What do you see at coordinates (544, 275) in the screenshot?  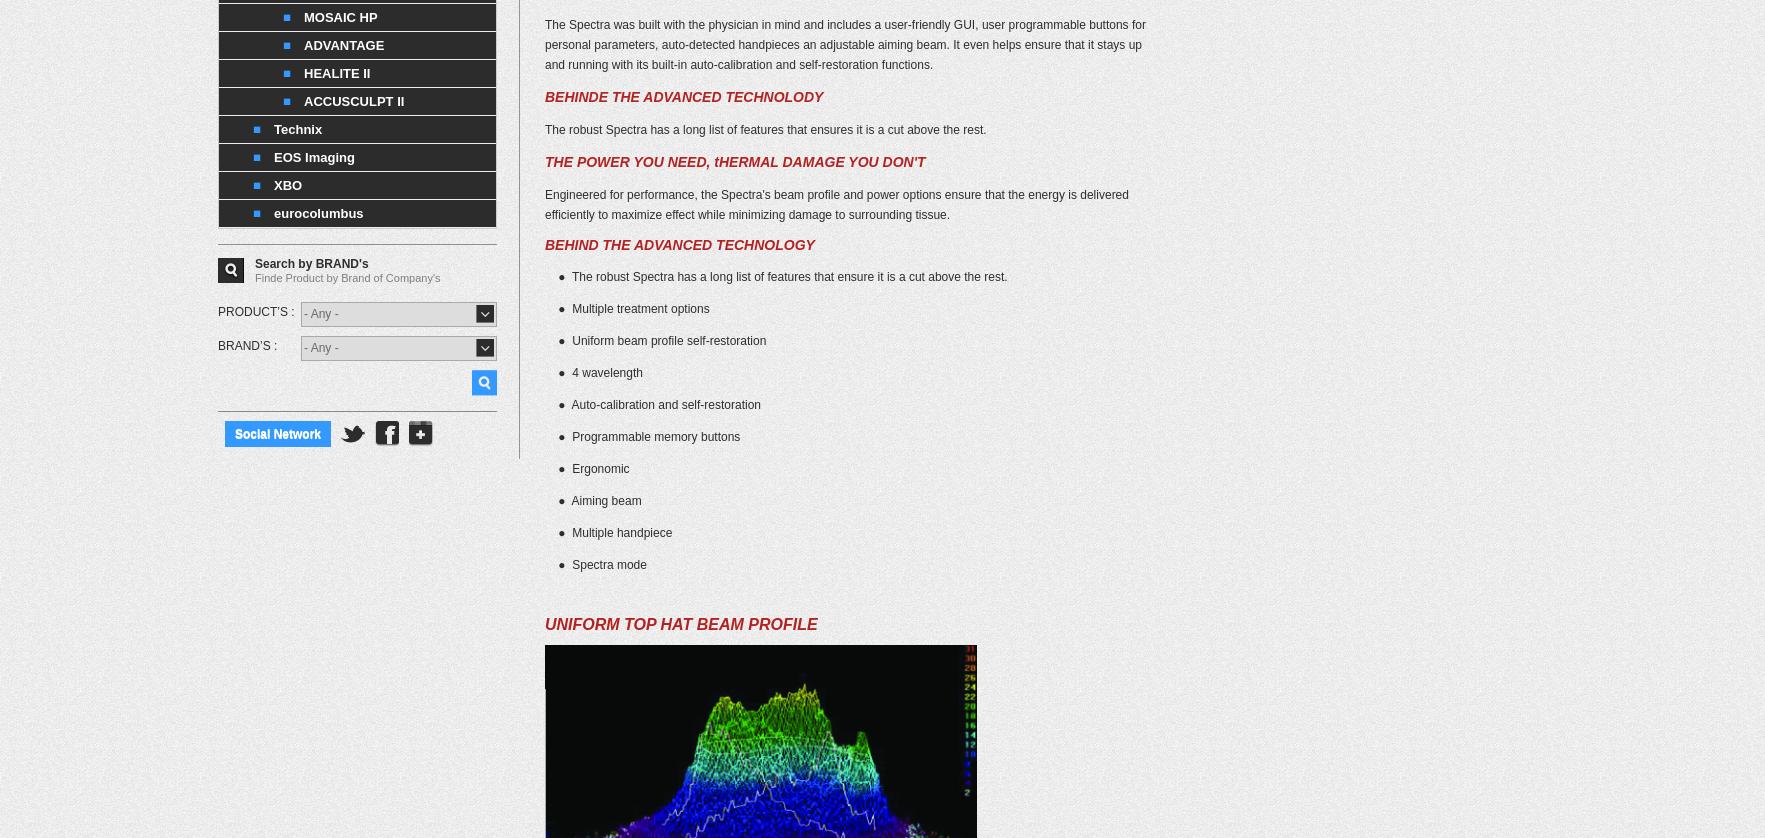 I see `'●  The robust Spectra has a long list of features that ensure it is a cut above the rest.'` at bounding box center [544, 275].